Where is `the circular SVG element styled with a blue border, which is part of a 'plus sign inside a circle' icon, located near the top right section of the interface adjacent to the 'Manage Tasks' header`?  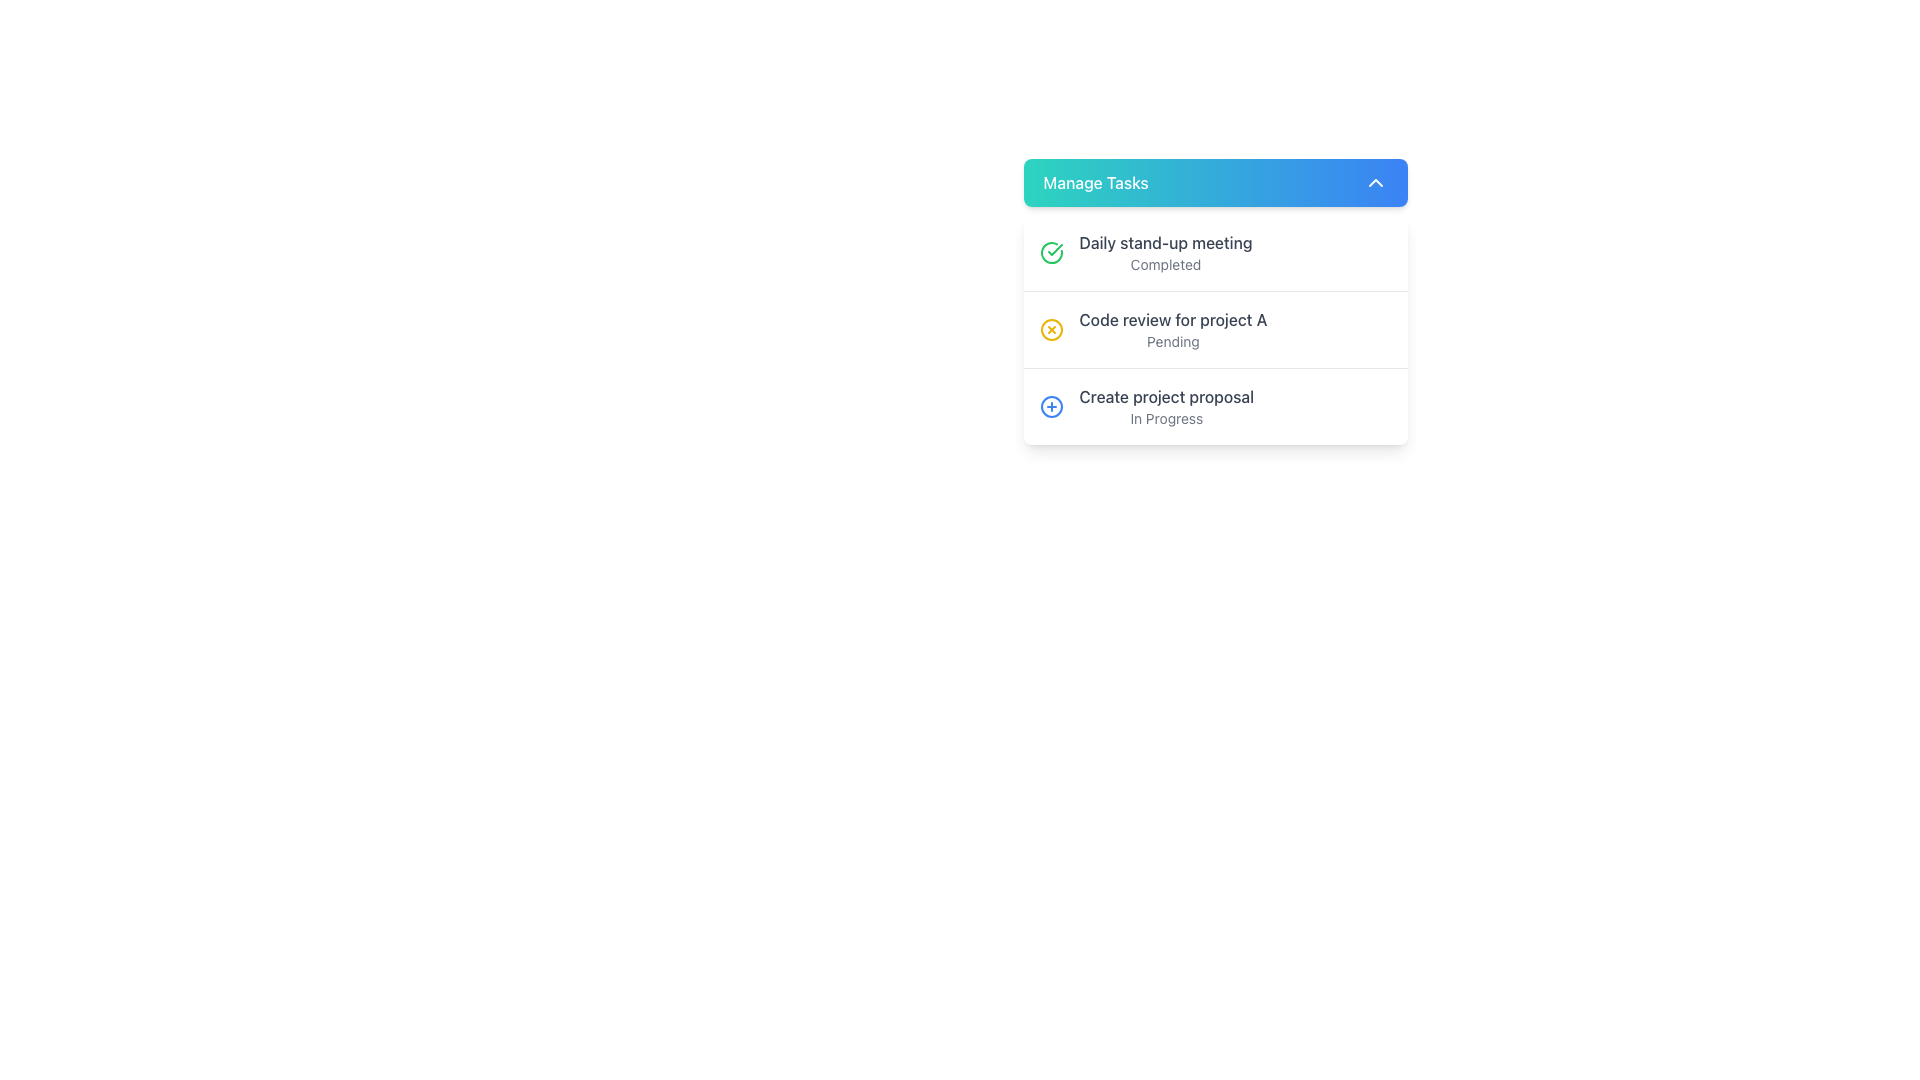 the circular SVG element styled with a blue border, which is part of a 'plus sign inside a circle' icon, located near the top right section of the interface adjacent to the 'Manage Tasks' header is located at coordinates (1050, 406).